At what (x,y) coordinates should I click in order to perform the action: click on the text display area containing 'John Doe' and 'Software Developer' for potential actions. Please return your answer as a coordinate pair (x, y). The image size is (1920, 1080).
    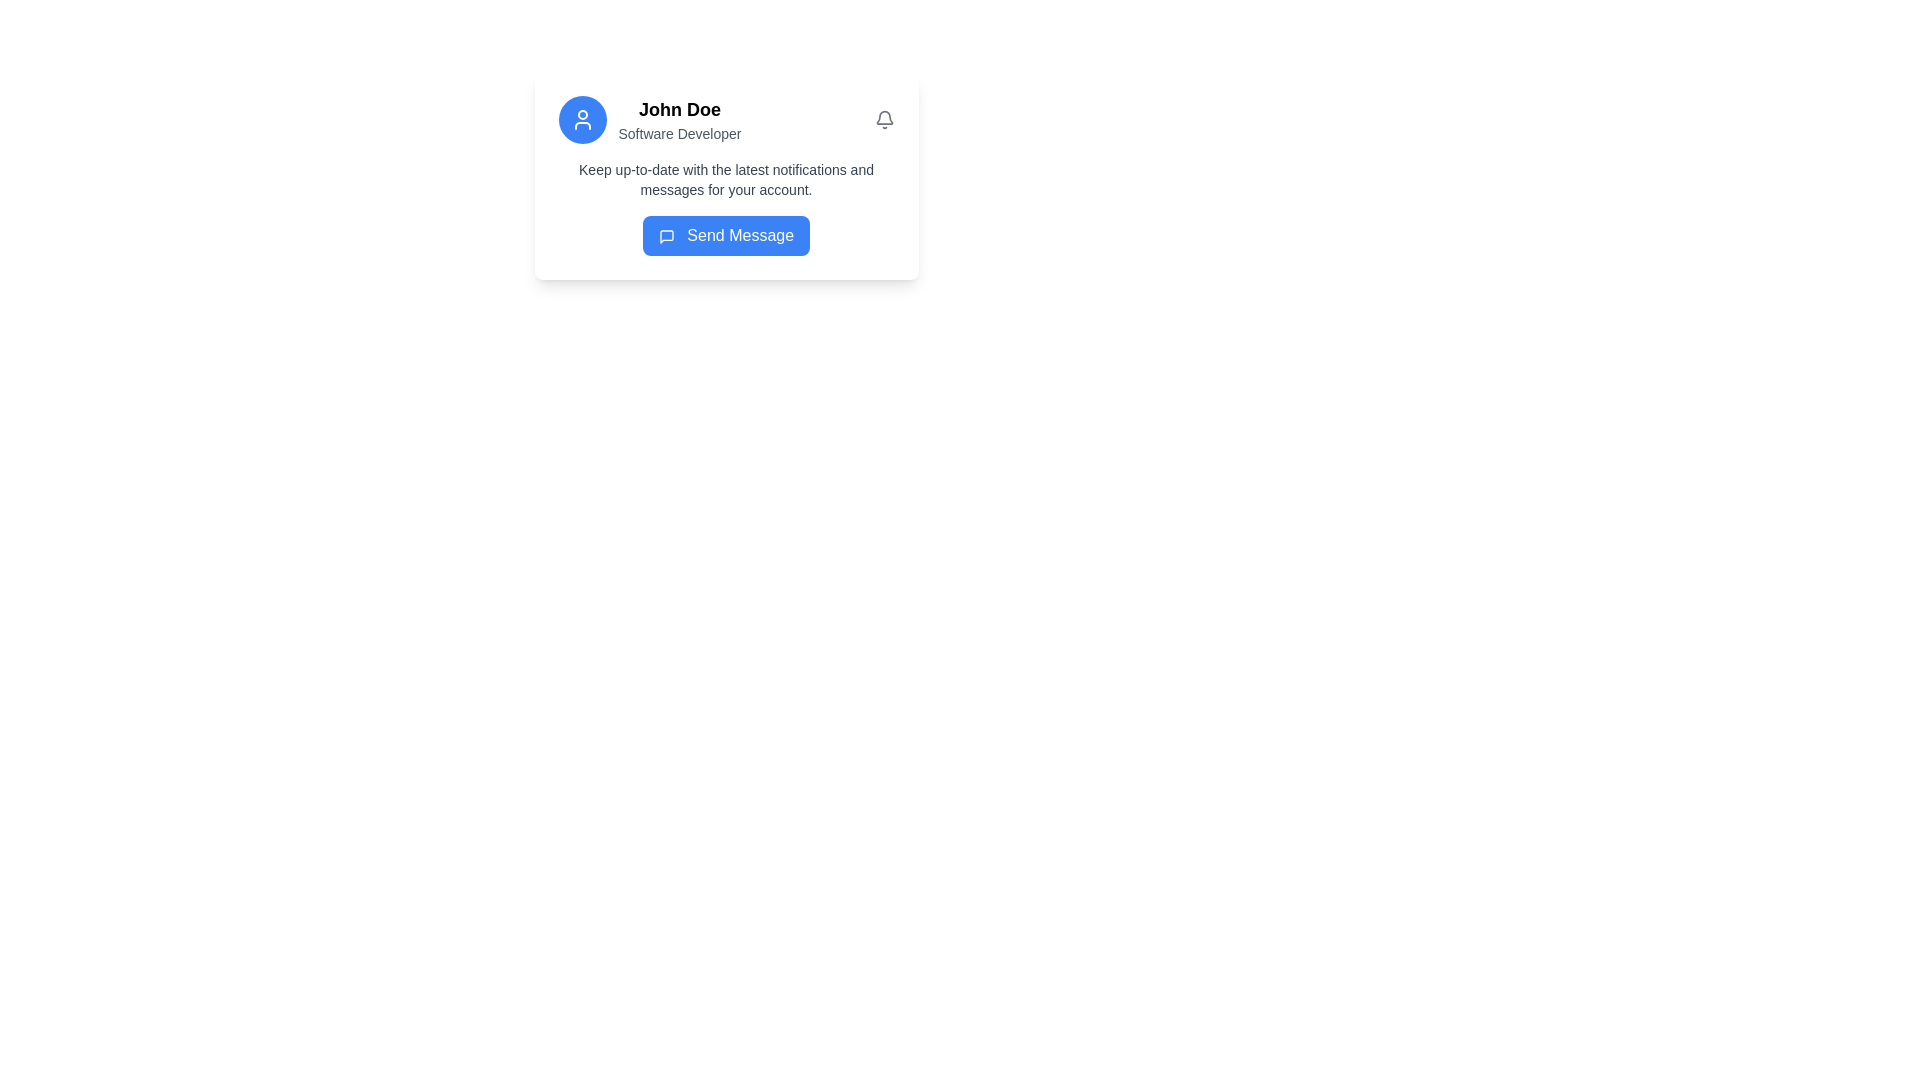
    Looking at the image, I should click on (680, 119).